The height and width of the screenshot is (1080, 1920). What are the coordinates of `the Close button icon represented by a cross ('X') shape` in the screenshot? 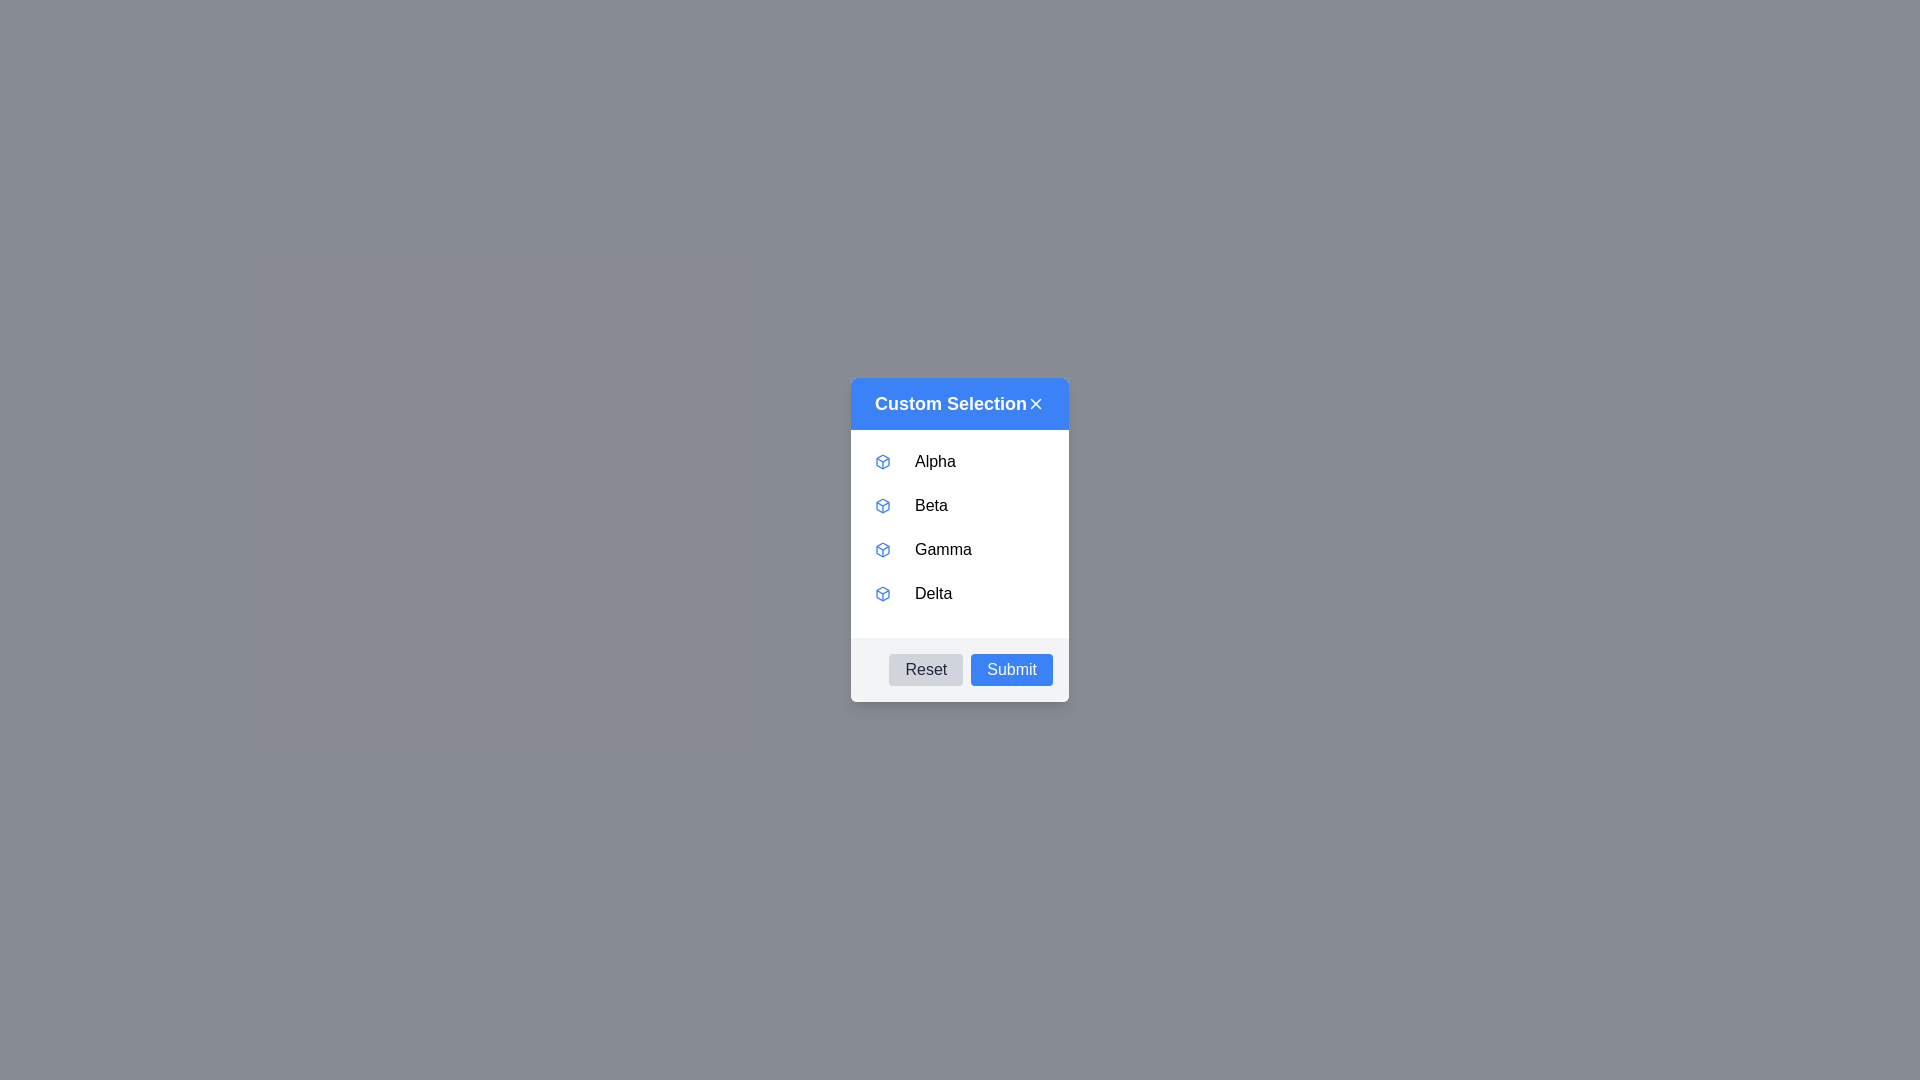 It's located at (1036, 404).